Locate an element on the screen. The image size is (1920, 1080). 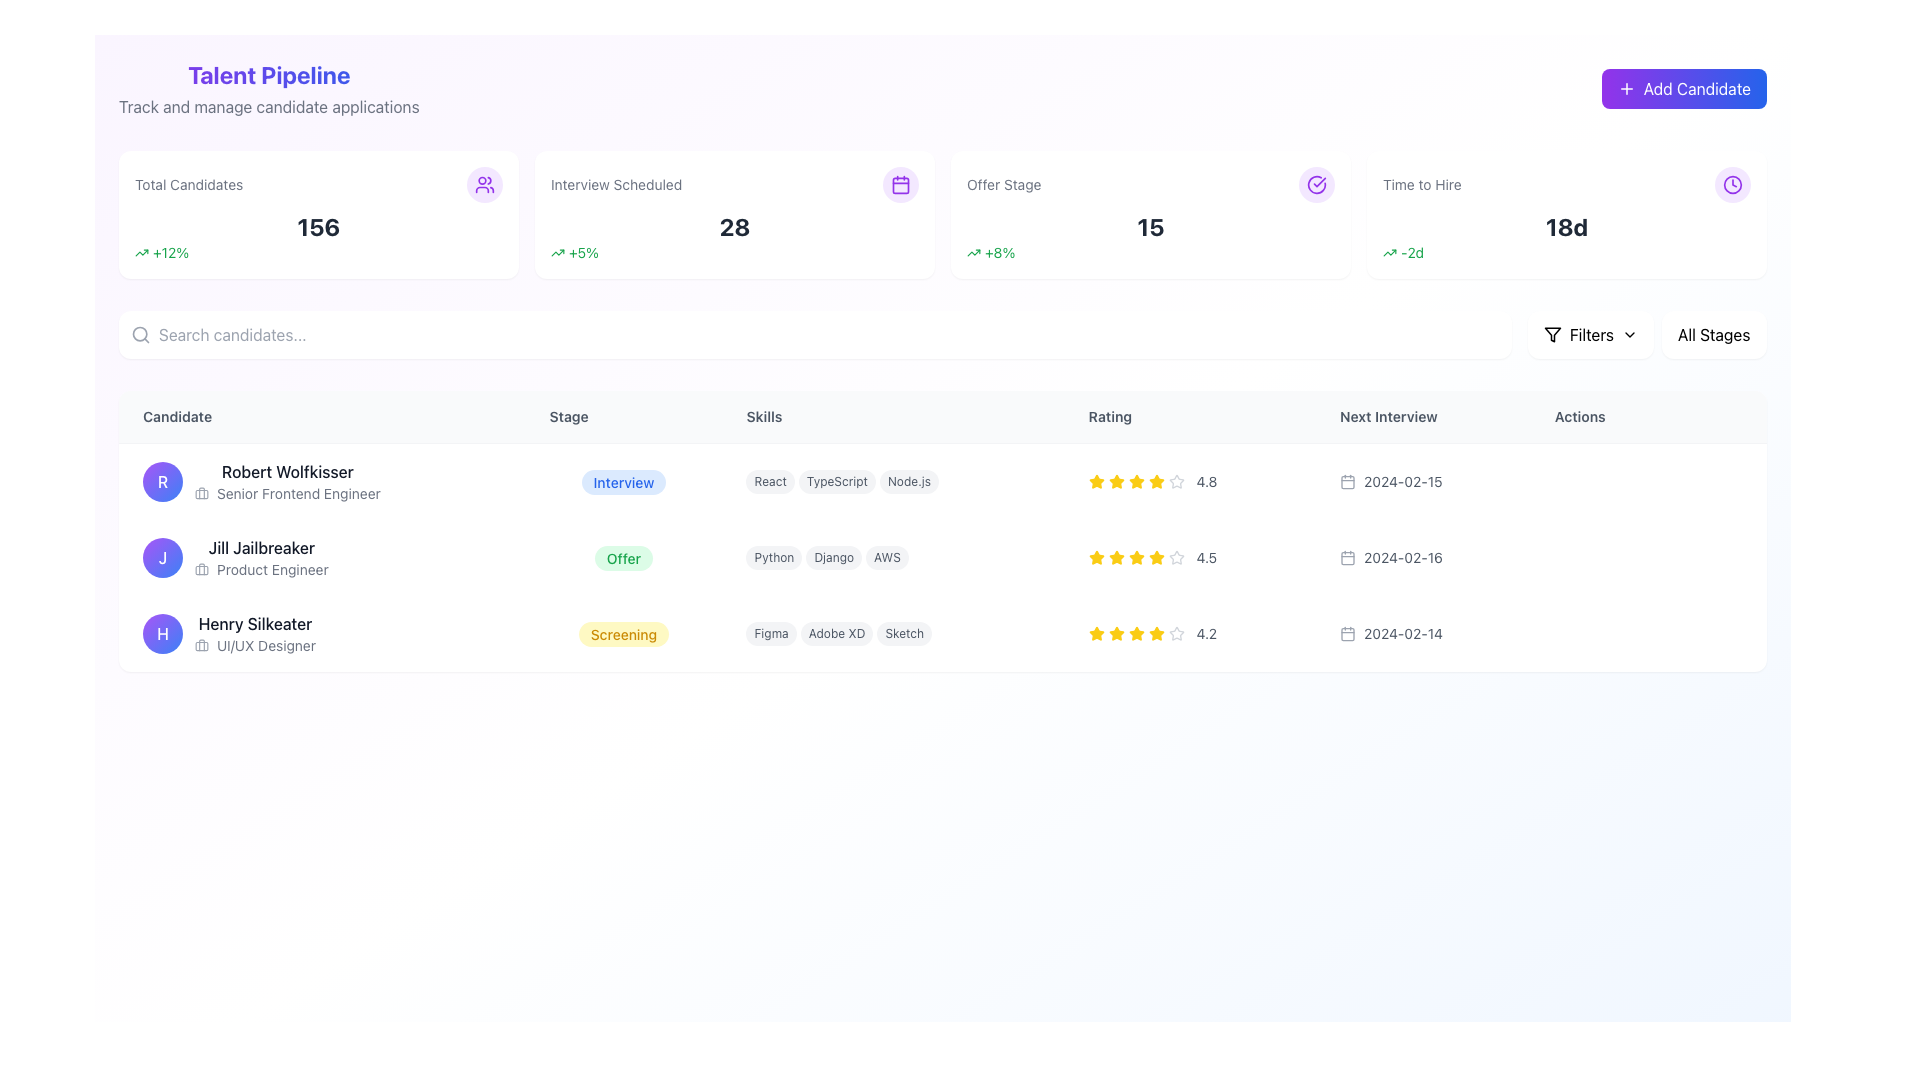
the Decorative Icon, which serves as a visual indicator for the search functionality, located on the left side of the search bar area at the top of the main content section is located at coordinates (139, 334).